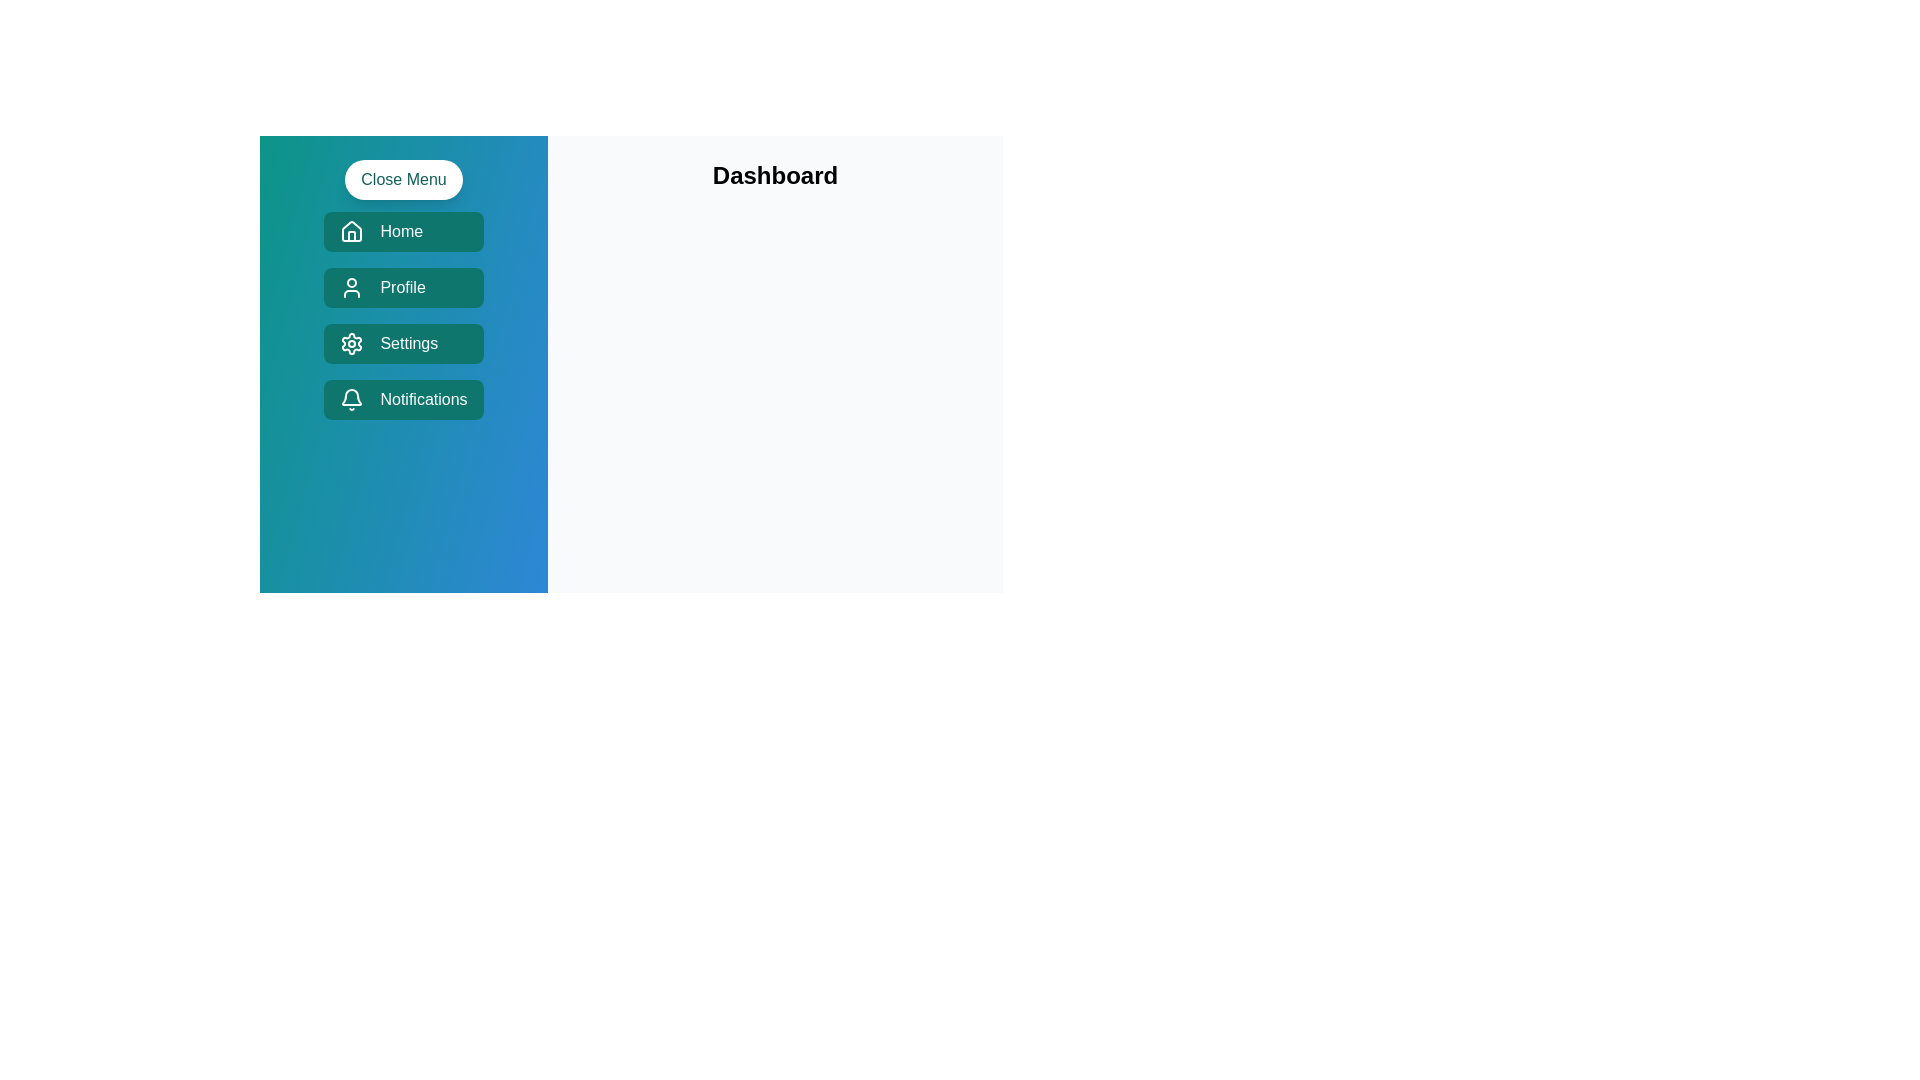  I want to click on the settings gear icon located in the vertical menu on the left-hand side, positioned below the Profile button and above the Notifications button, so click(352, 342).